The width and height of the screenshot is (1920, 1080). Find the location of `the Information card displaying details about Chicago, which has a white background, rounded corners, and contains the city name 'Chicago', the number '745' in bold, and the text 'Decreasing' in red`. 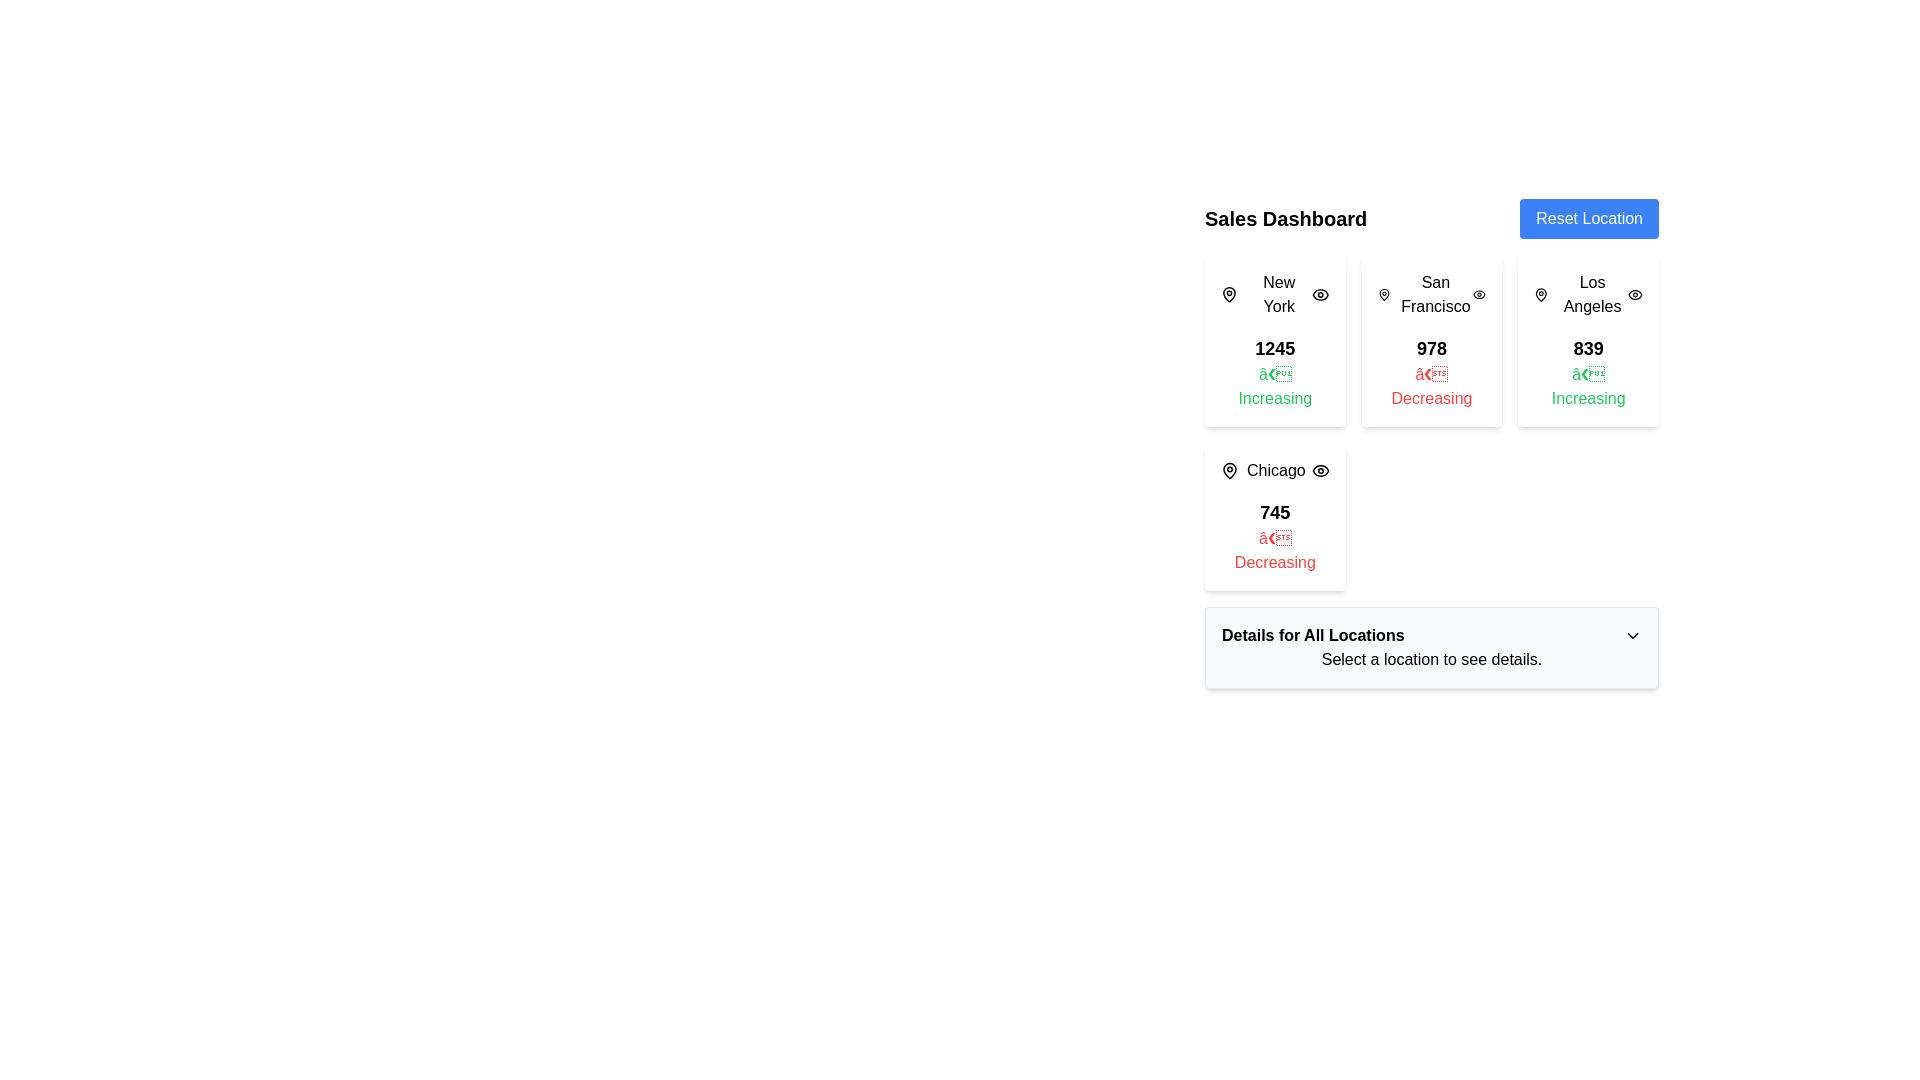

the Information card displaying details about Chicago, which has a white background, rounded corners, and contains the city name 'Chicago', the number '745' in bold, and the text 'Decreasing' in red is located at coordinates (1274, 515).